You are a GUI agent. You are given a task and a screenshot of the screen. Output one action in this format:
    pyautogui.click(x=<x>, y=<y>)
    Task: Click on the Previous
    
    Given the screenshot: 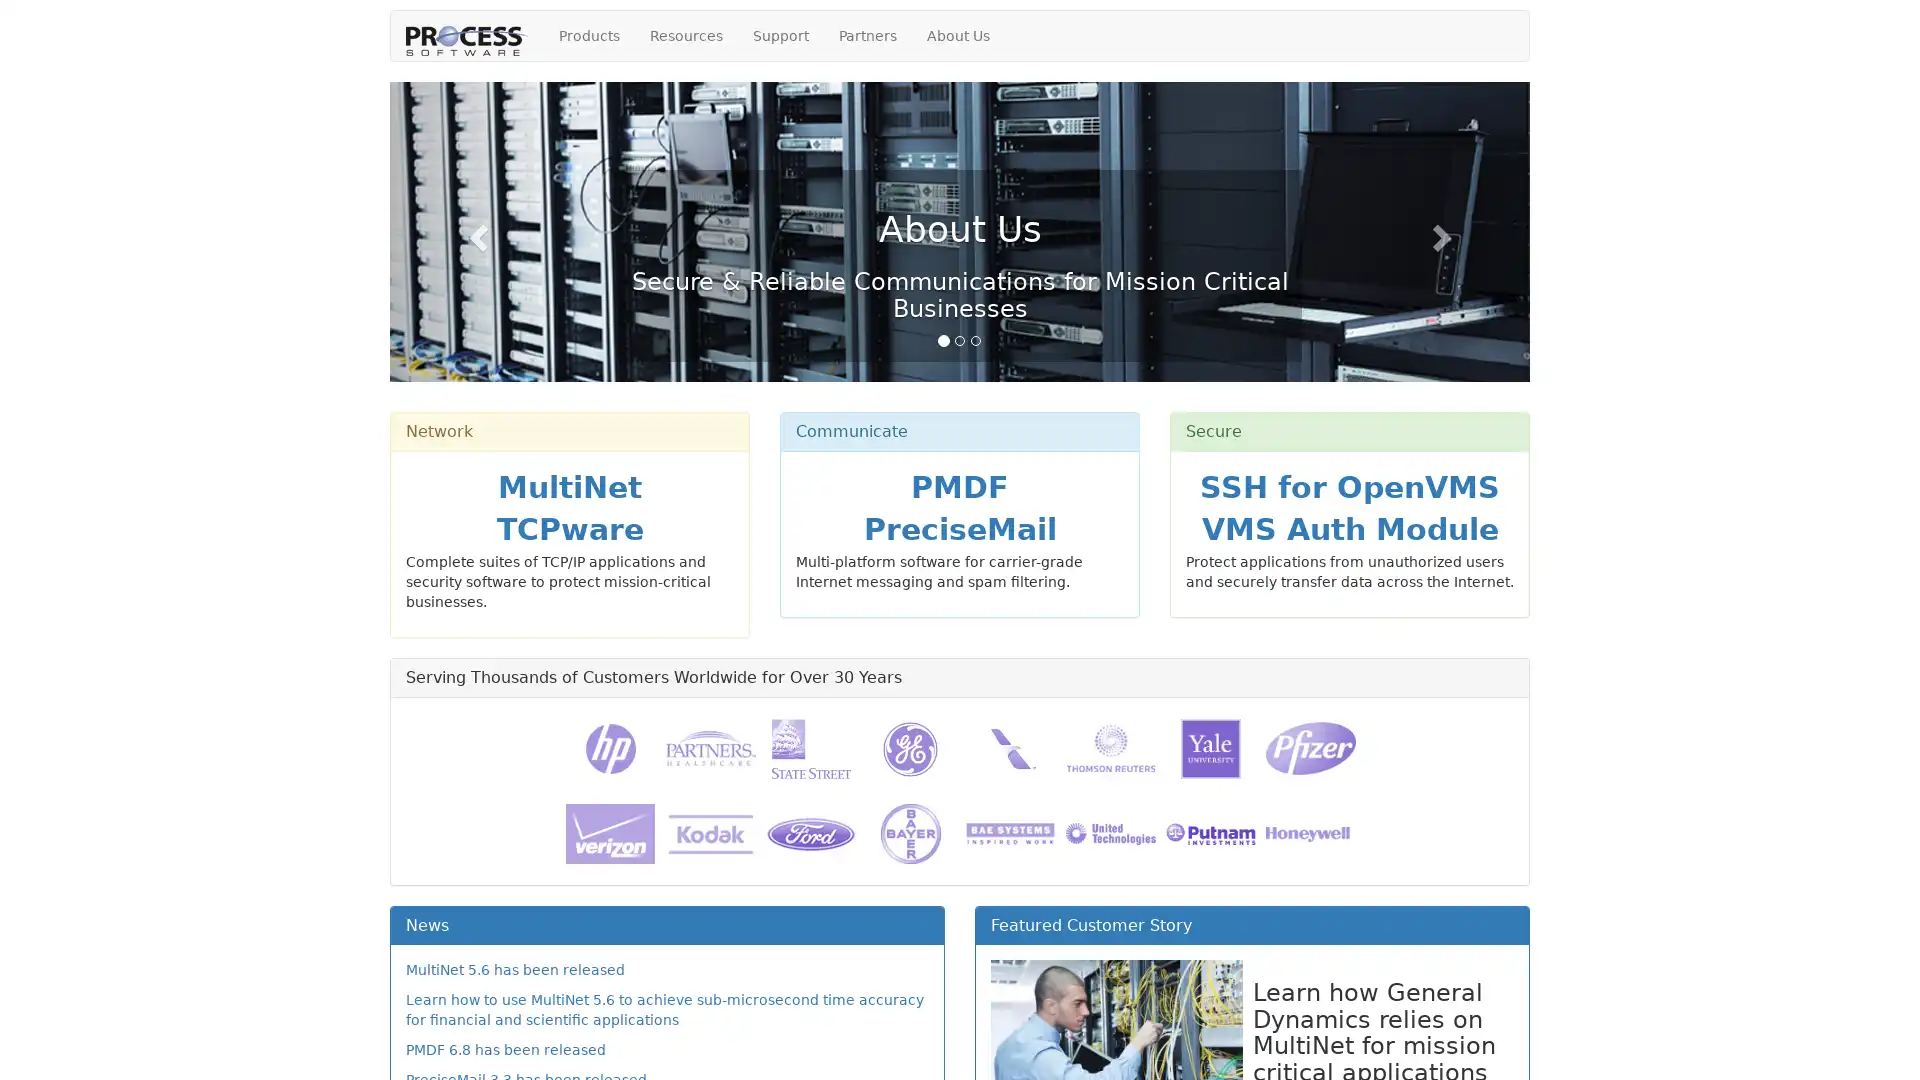 What is the action you would take?
    pyautogui.click(x=474, y=230)
    